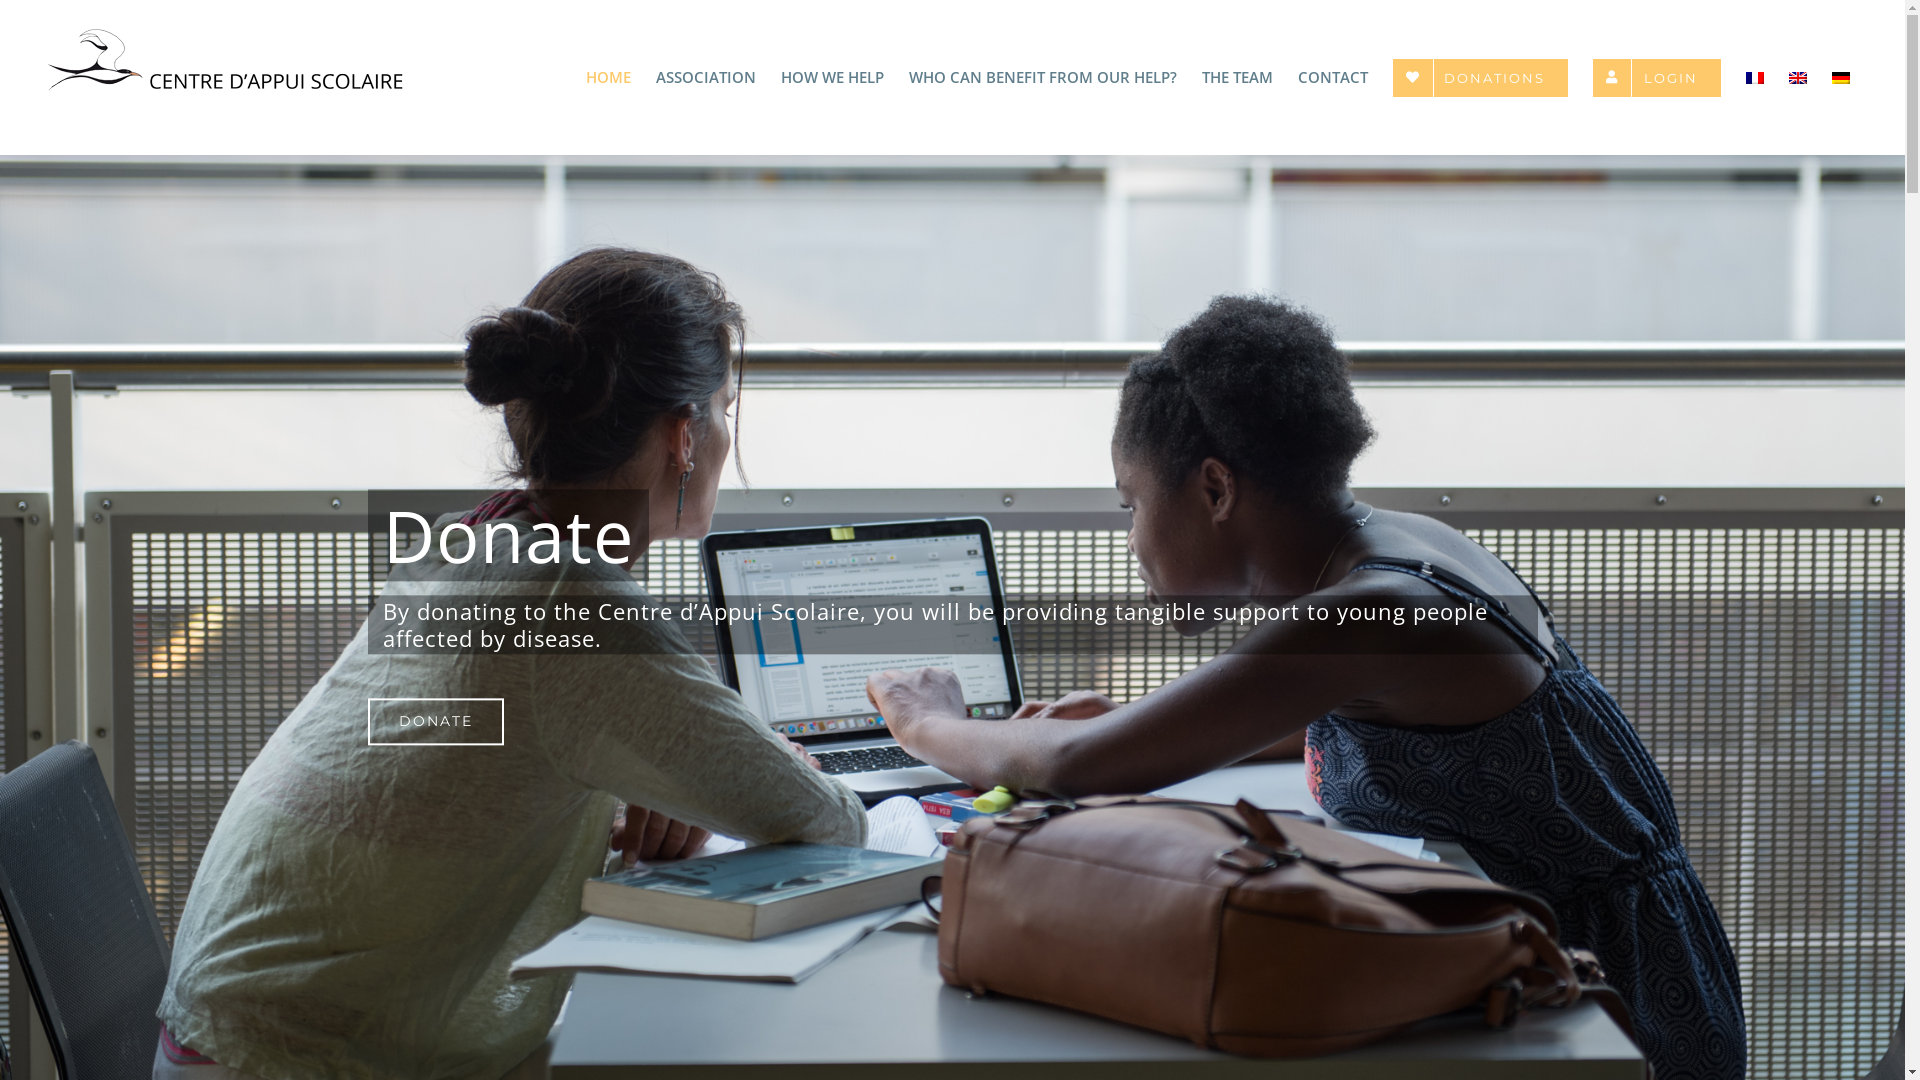  I want to click on 'HOME', so click(584, 76).